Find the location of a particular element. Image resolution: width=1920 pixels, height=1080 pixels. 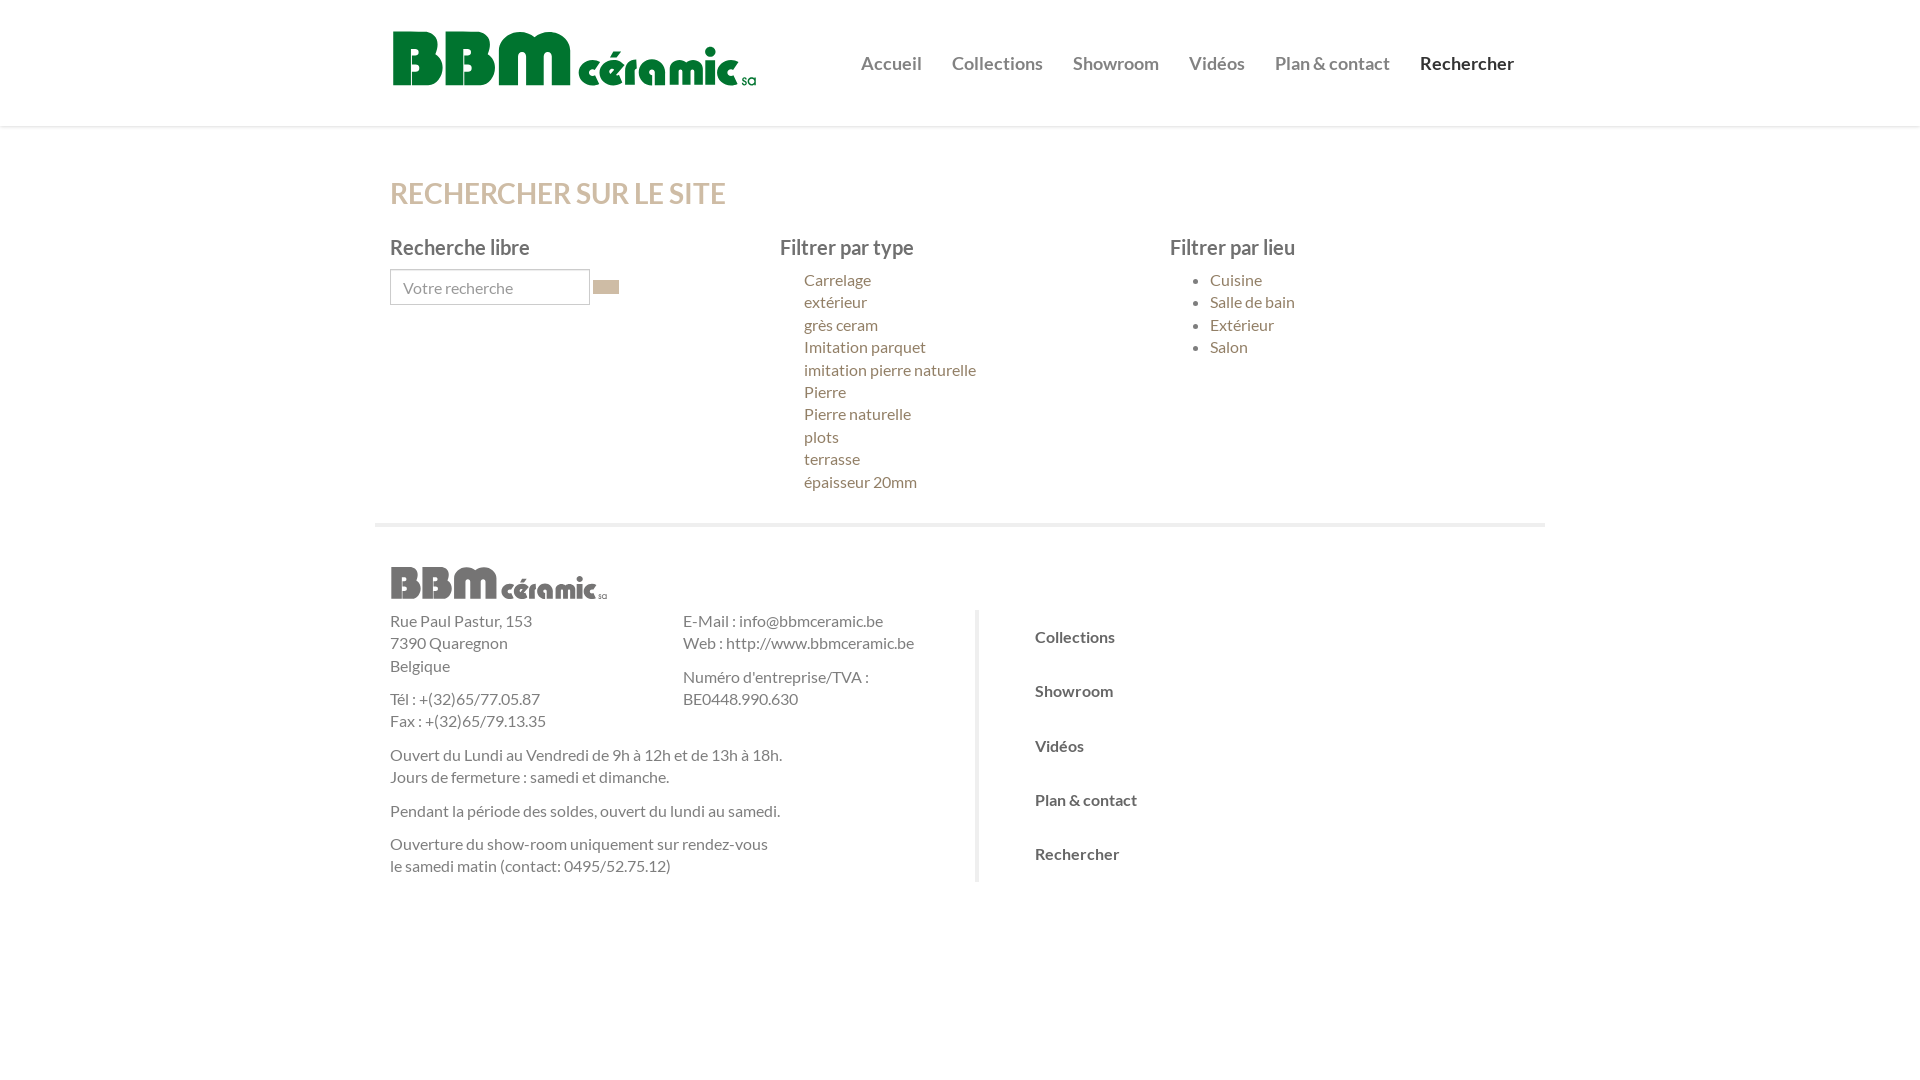

'Showroom' is located at coordinates (1115, 46).